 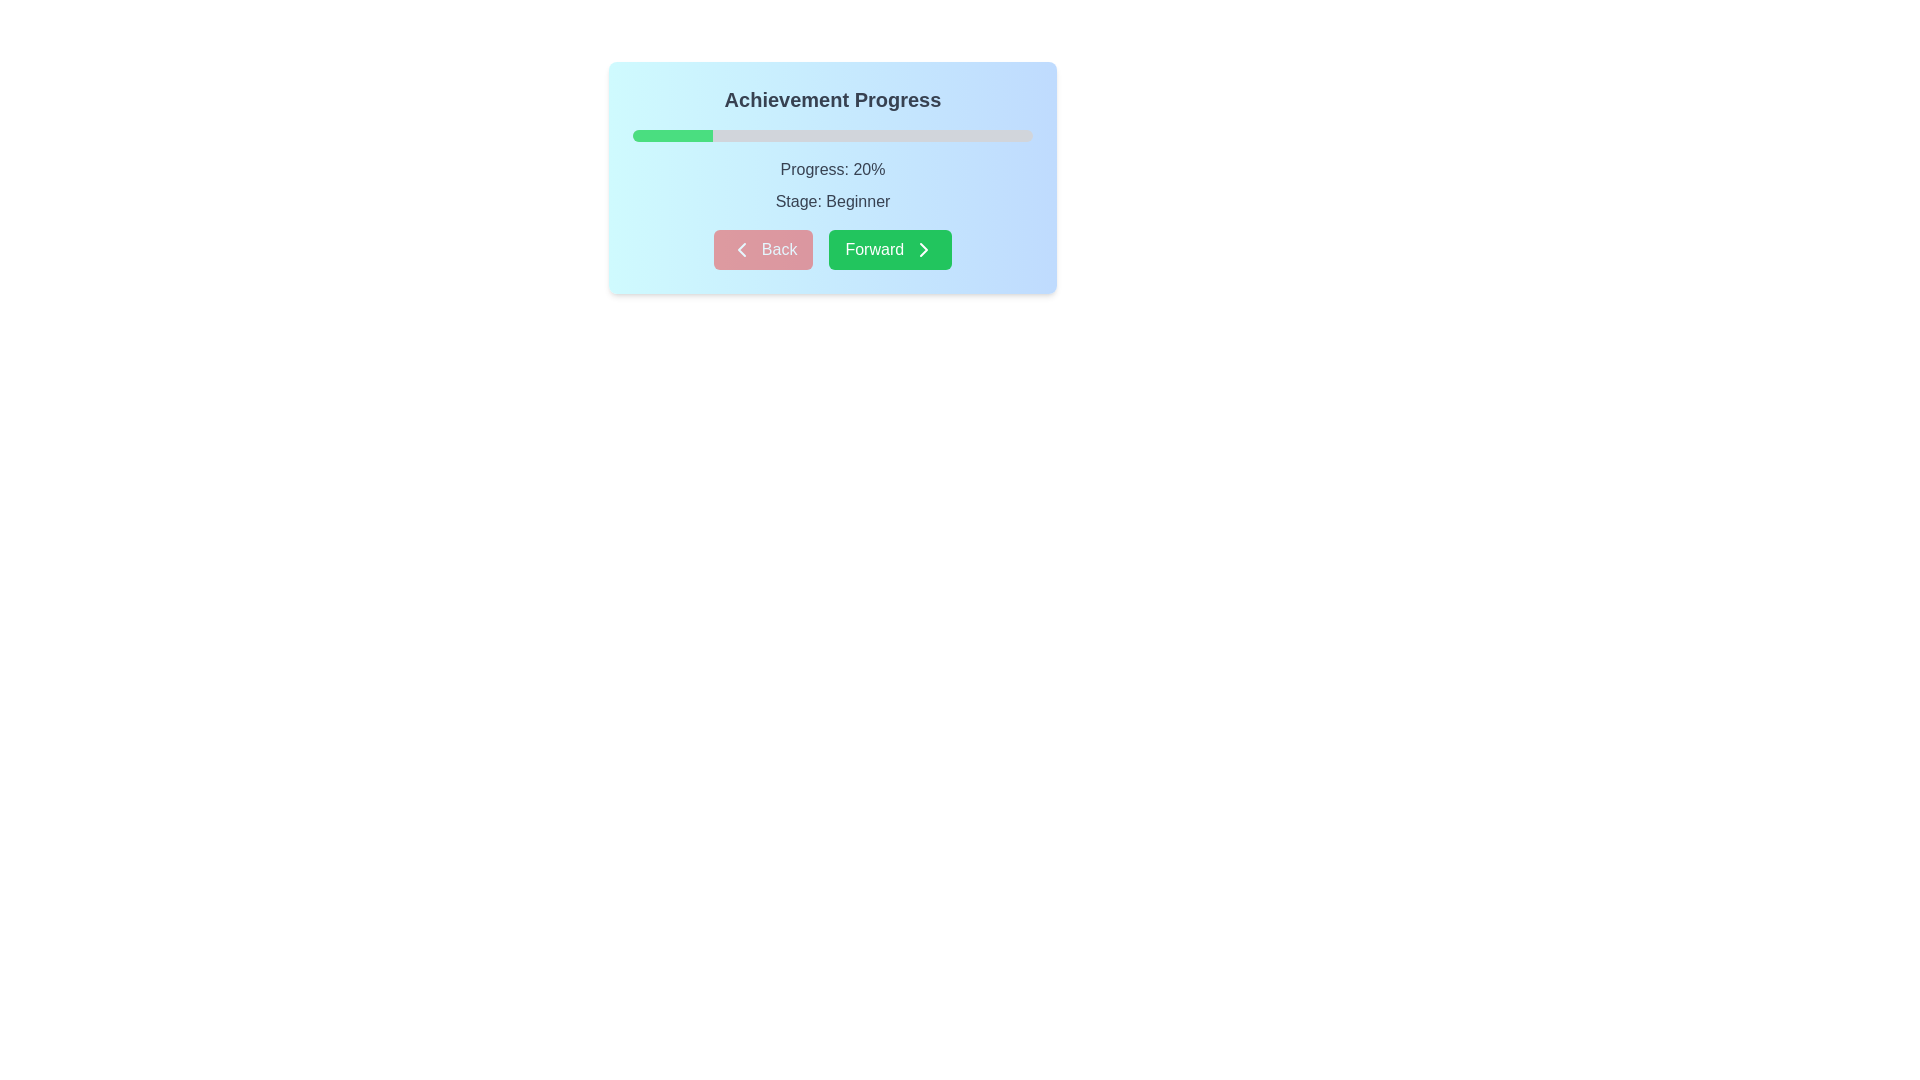 What do you see at coordinates (889, 249) in the screenshot?
I see `the green 'Forward' button with rounded corners and a right-pointing arrow icon, located in the bottom center of the progress card interface` at bounding box center [889, 249].